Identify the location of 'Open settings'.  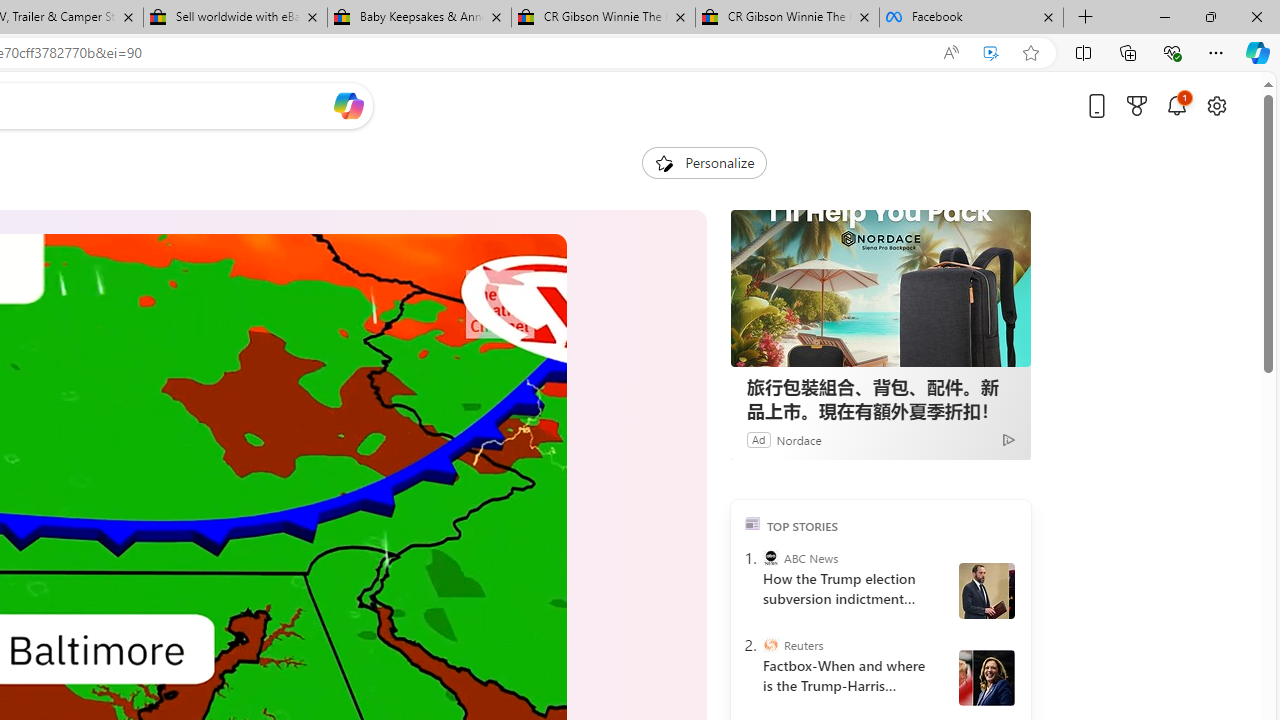
(1215, 105).